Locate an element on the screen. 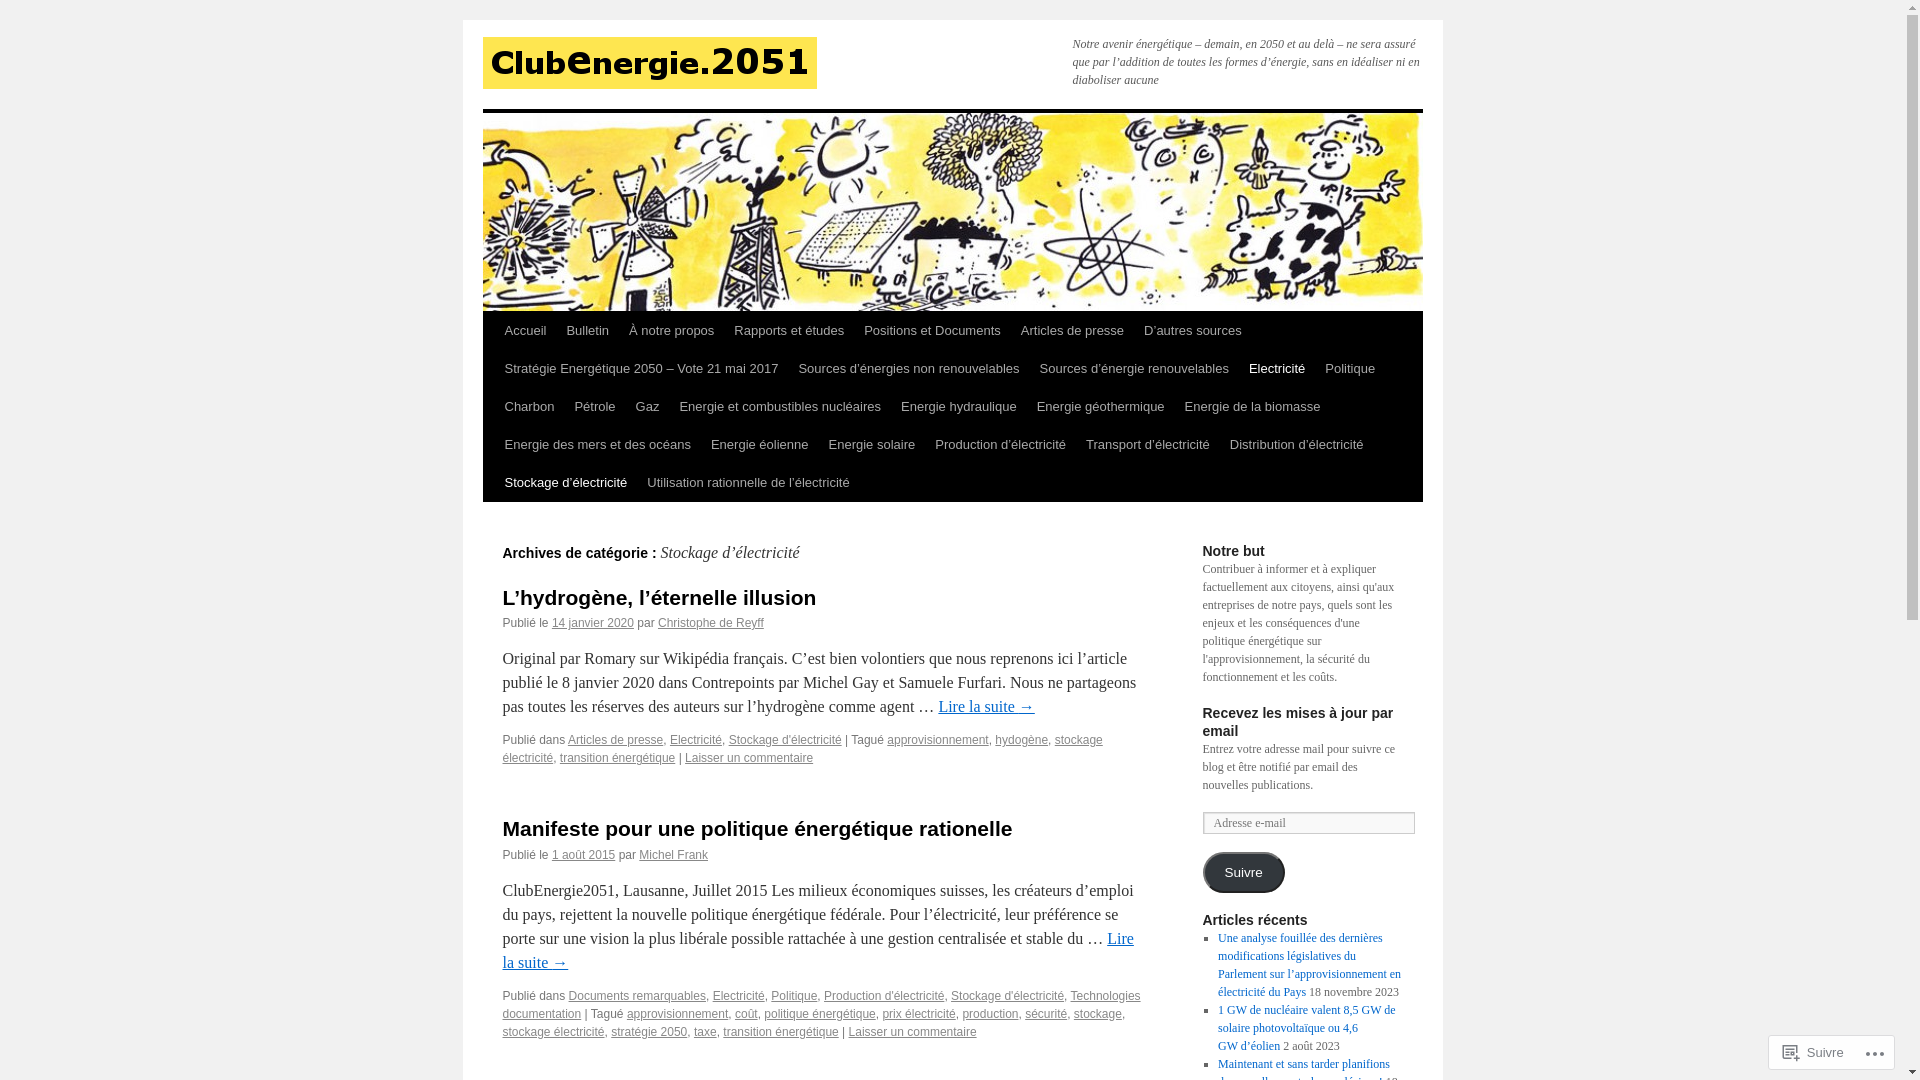 The image size is (1920, 1080). 'Energie solaire' is located at coordinates (872, 443).